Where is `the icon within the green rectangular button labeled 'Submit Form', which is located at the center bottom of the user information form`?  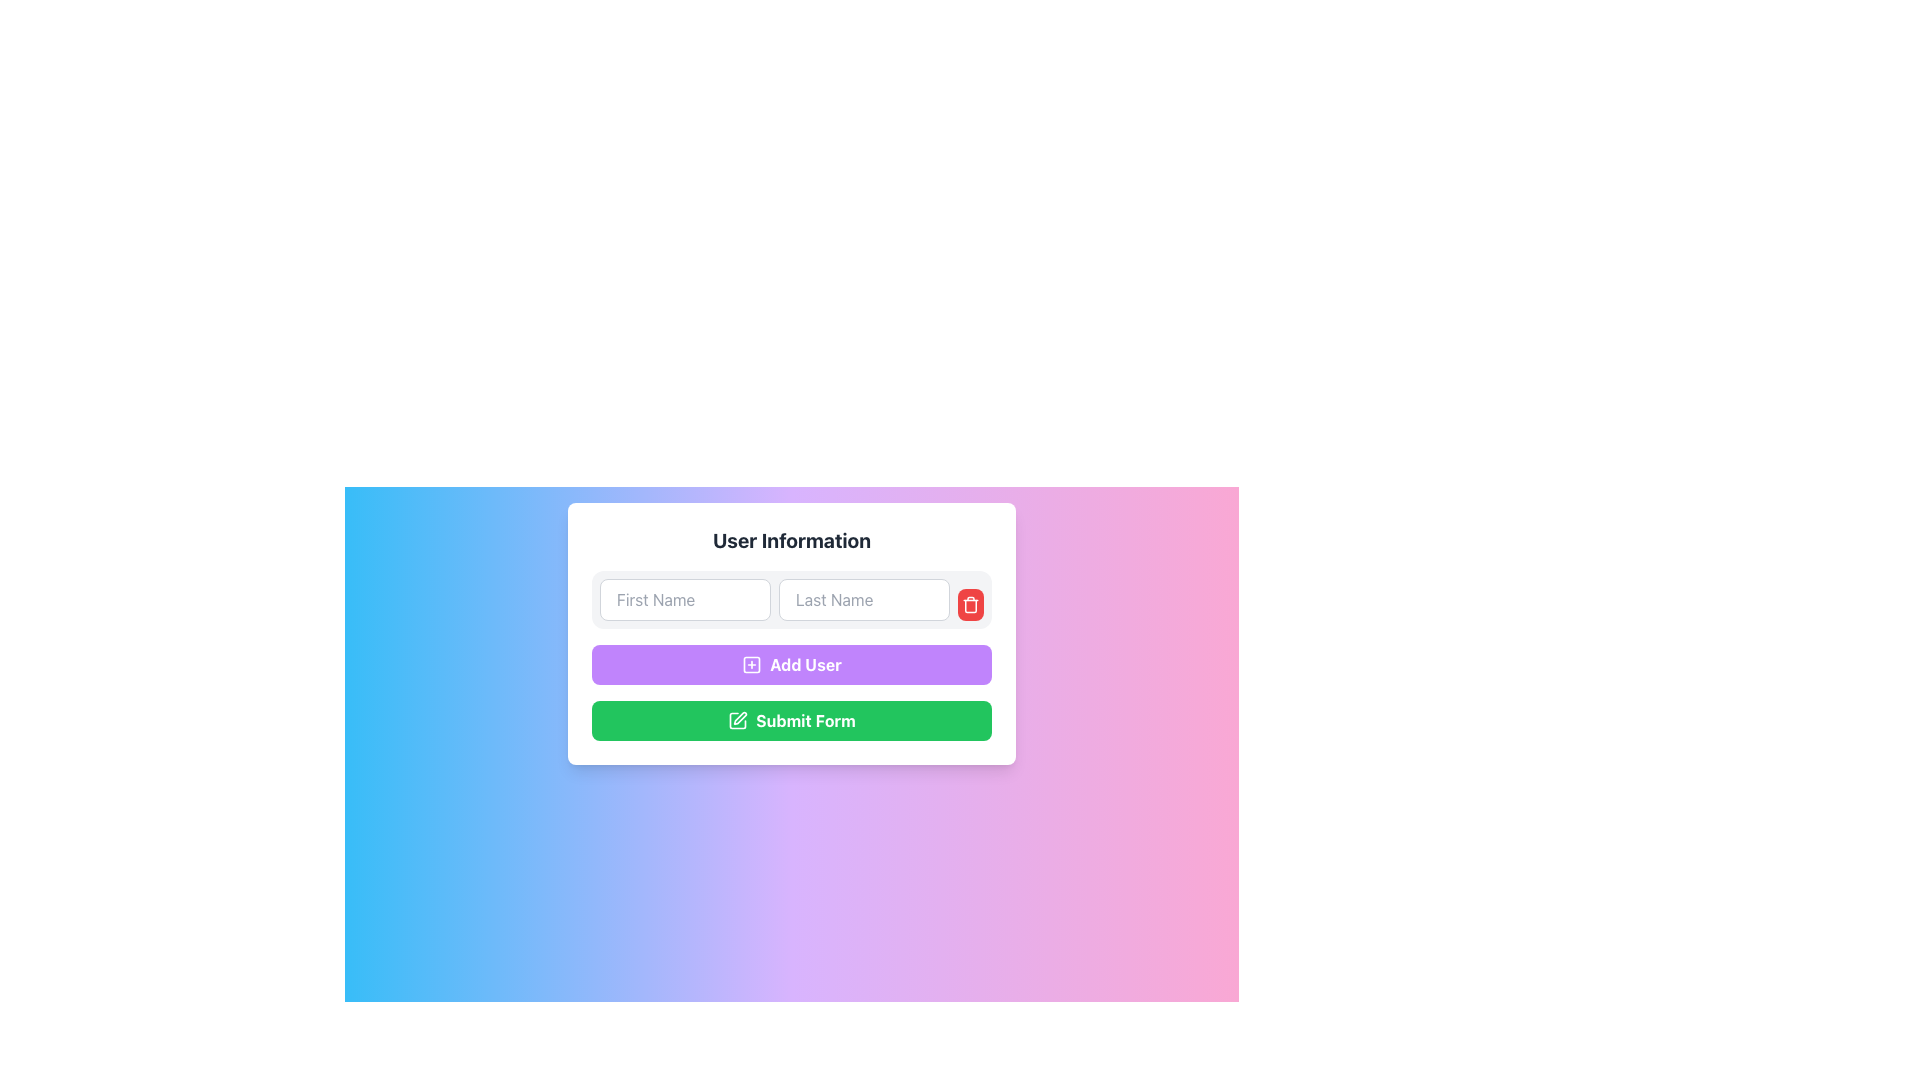
the icon within the green rectangular button labeled 'Submit Form', which is located at the center bottom of the user information form is located at coordinates (739, 717).